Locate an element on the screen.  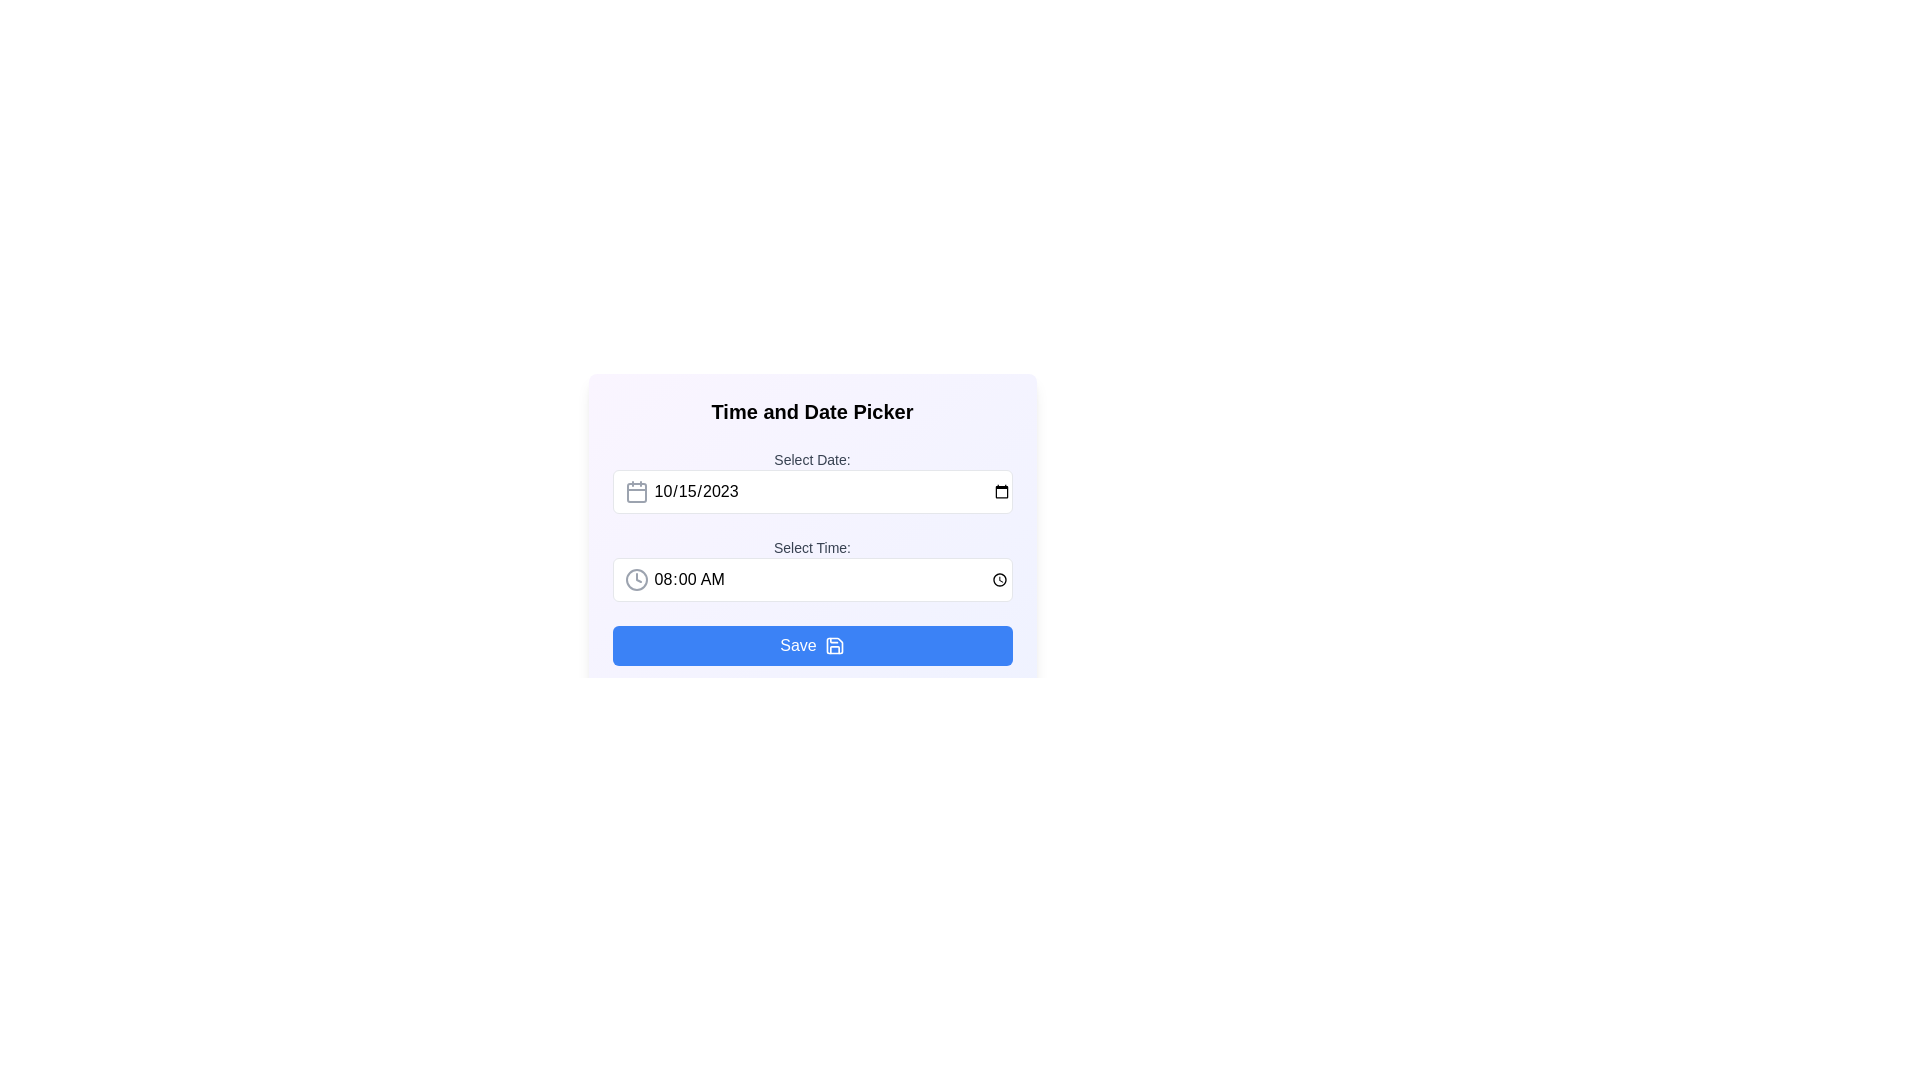
the input field labeled 'Select Time:' to set the time is located at coordinates (812, 570).